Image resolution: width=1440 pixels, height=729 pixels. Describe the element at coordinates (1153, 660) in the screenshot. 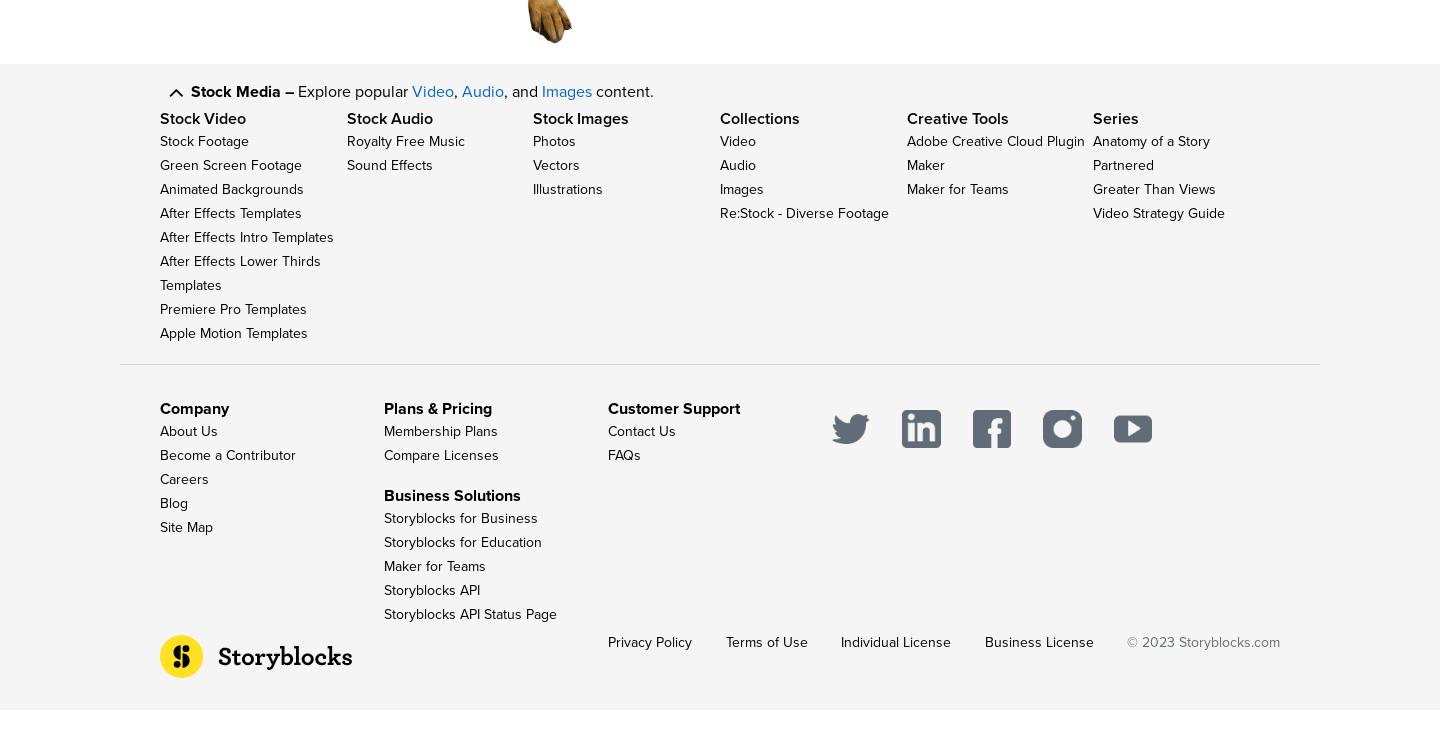

I see `'© 2023'` at that location.